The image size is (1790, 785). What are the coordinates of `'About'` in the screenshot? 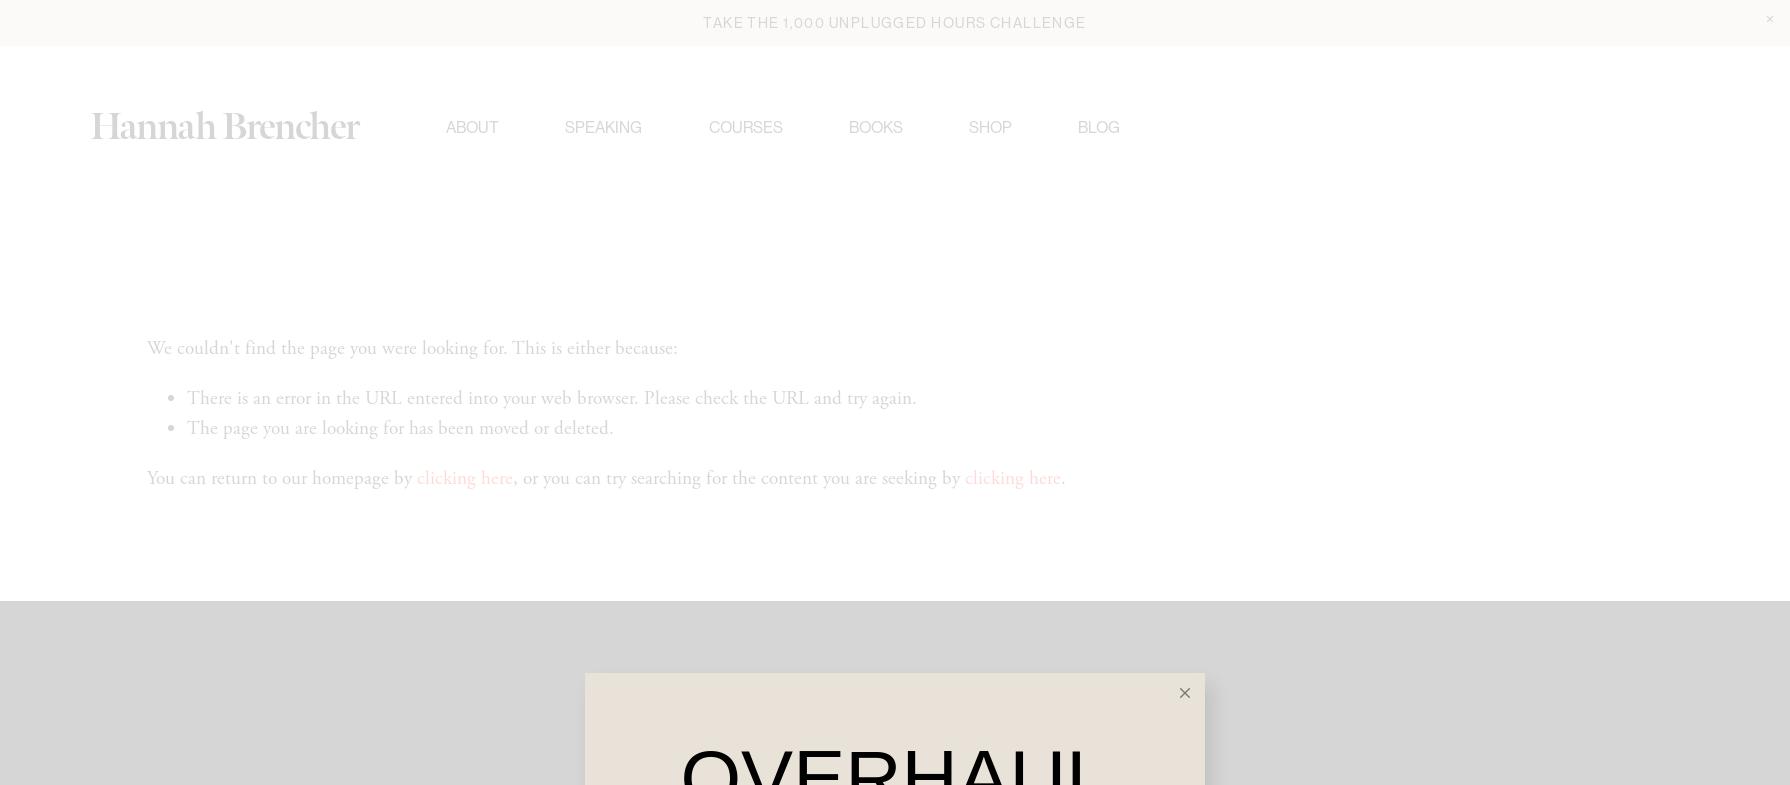 It's located at (471, 128).